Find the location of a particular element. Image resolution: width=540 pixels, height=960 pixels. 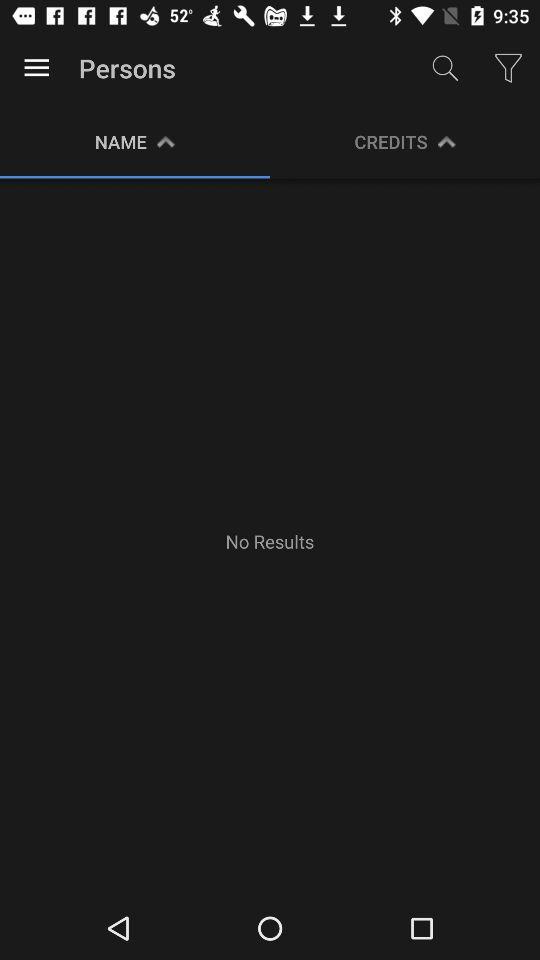

the app to the right of the persons is located at coordinates (445, 68).